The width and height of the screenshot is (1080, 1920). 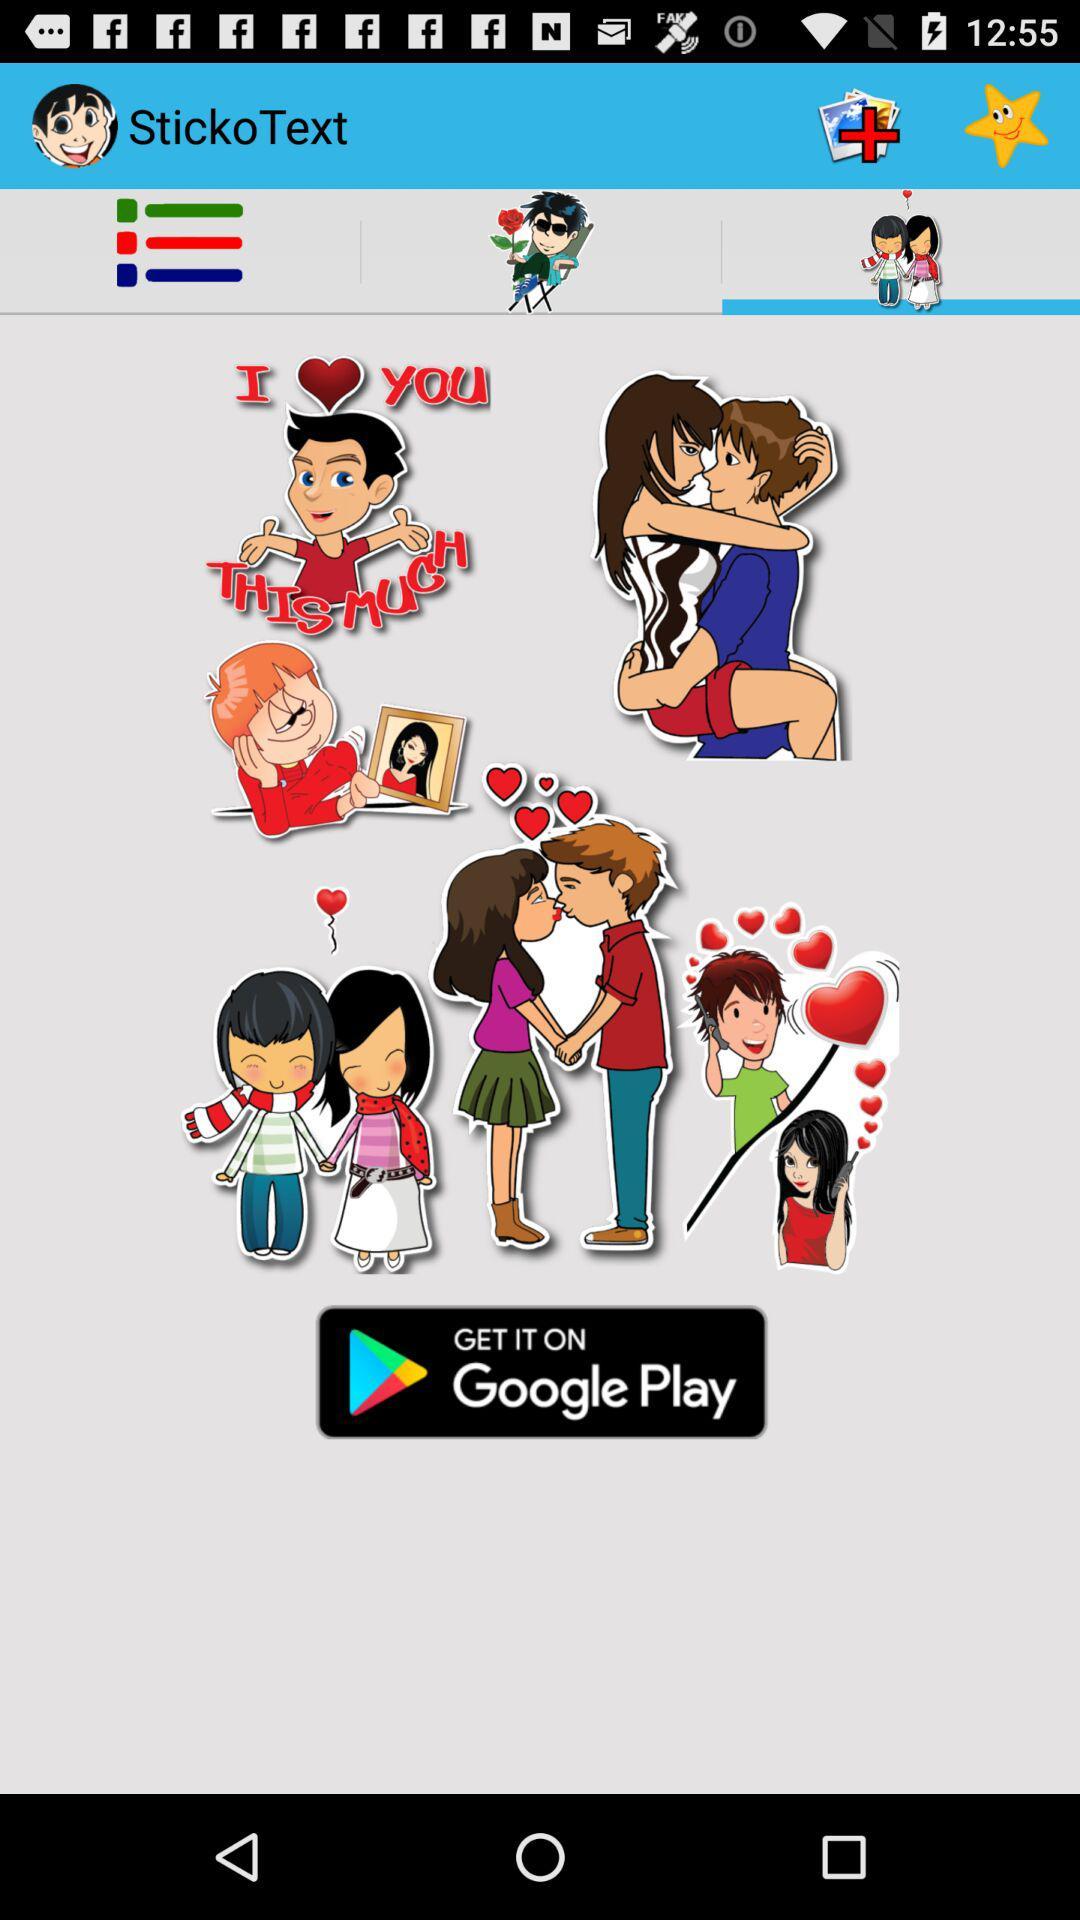 What do you see at coordinates (540, 1369) in the screenshot?
I see `visit play store` at bounding box center [540, 1369].